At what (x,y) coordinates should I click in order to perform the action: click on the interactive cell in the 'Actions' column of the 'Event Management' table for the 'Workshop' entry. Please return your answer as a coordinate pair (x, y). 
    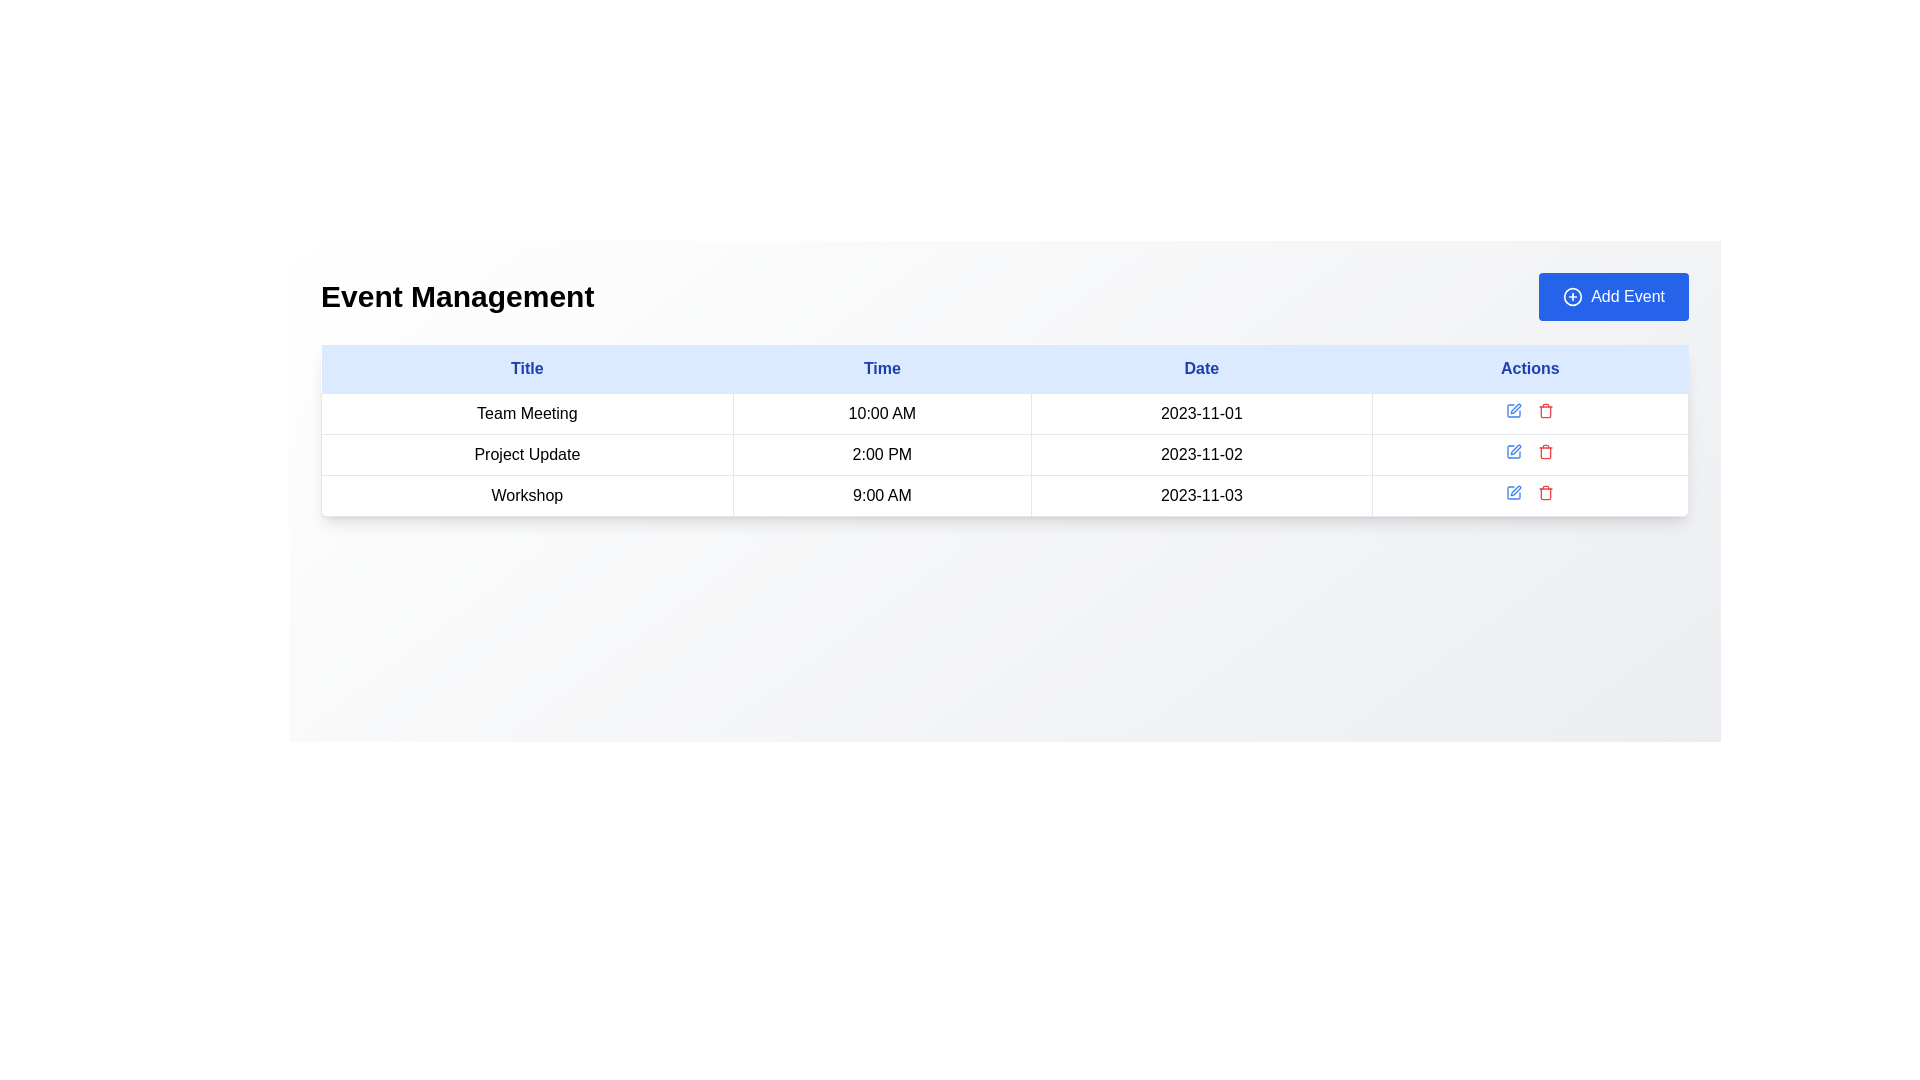
    Looking at the image, I should click on (1529, 495).